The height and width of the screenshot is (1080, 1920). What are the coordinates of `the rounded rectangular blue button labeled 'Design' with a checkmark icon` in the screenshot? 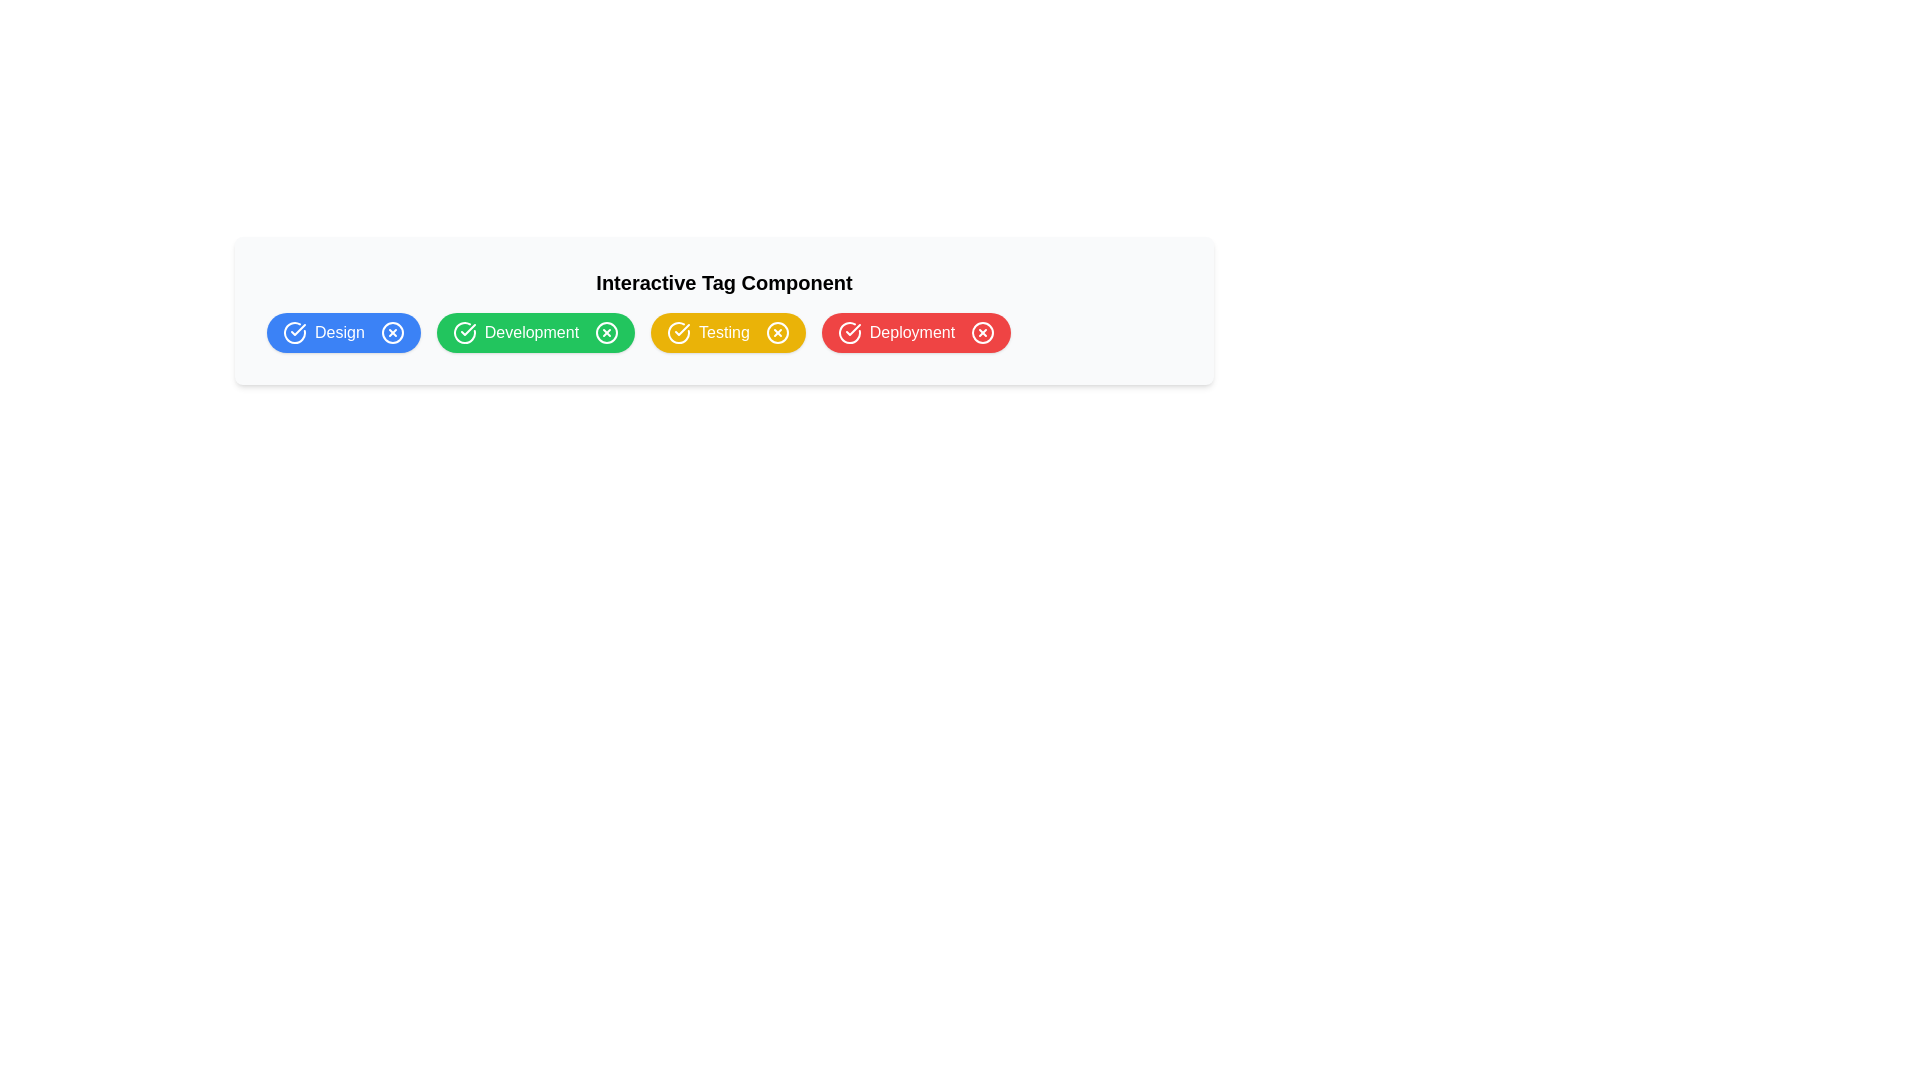 It's located at (343, 331).